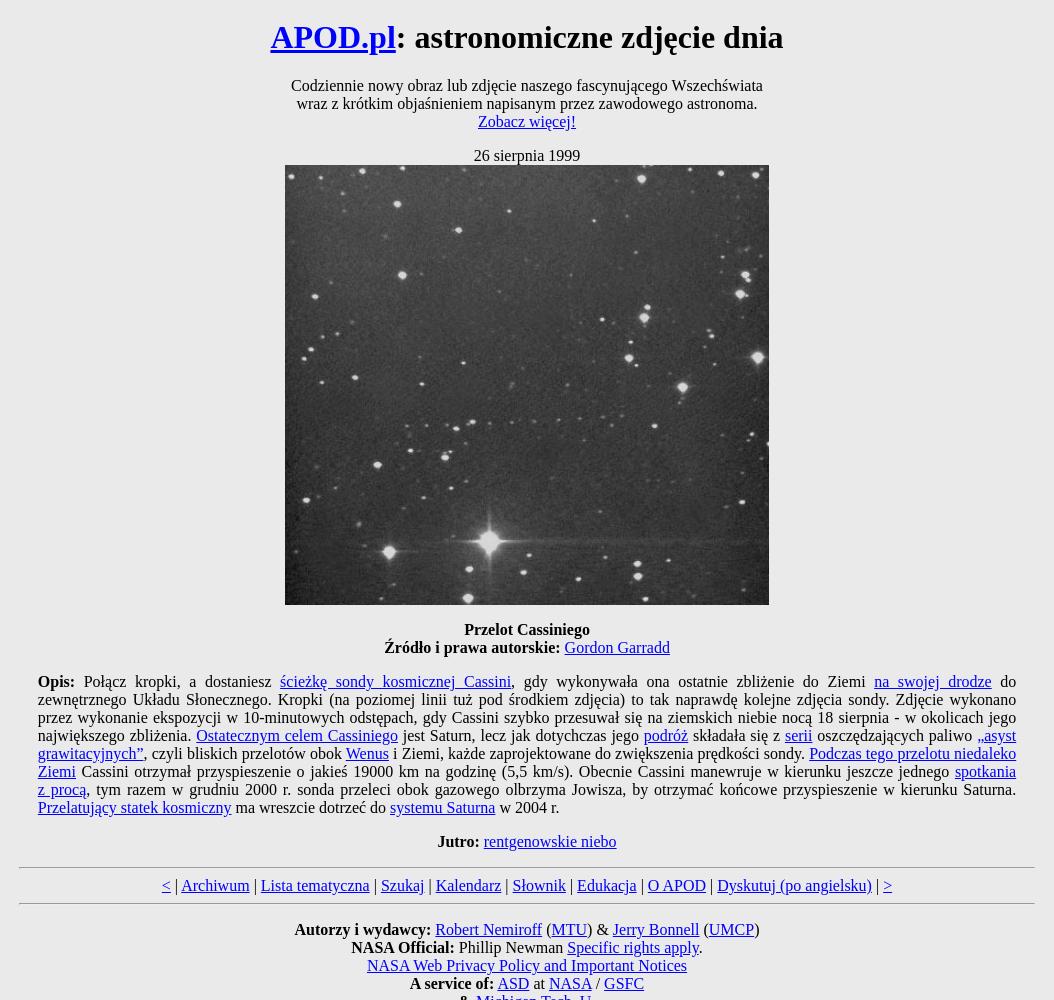  Describe the element at coordinates (549, 840) in the screenshot. I see `'rentgenowskie niebo'` at that location.